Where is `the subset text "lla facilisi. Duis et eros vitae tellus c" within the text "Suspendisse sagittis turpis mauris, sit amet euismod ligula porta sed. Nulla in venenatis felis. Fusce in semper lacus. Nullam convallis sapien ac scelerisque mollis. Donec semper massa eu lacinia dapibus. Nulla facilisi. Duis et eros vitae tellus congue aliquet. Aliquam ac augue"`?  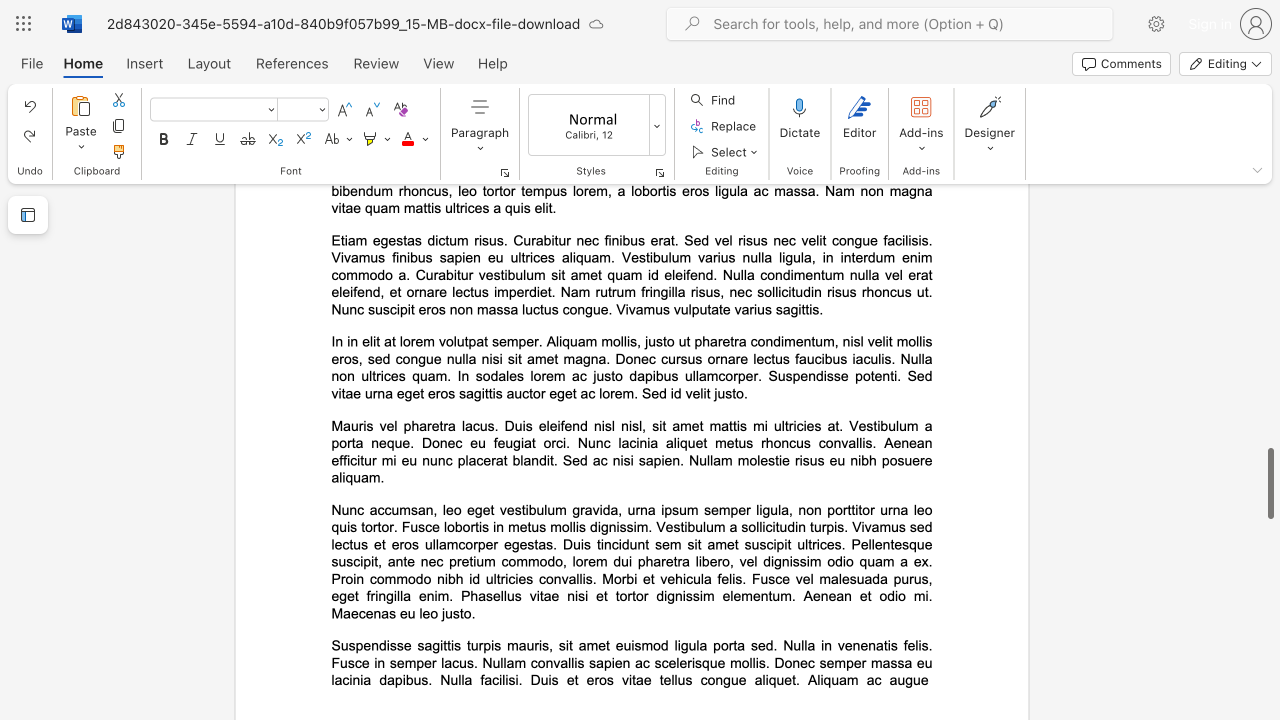 the subset text "lla facilisi. Duis et eros vitae tellus c" within the text "Suspendisse sagittis turpis mauris, sit amet euismod ligula porta sed. Nulla in venenatis felis. Fusce in semper lacus. Nullam convallis sapien ac scelerisque mollis. Donec semper massa eu lacinia dapibus. Nulla facilisi. Duis et eros vitae tellus congue aliquet. Aliquam ac augue" is located at coordinates (457, 679).